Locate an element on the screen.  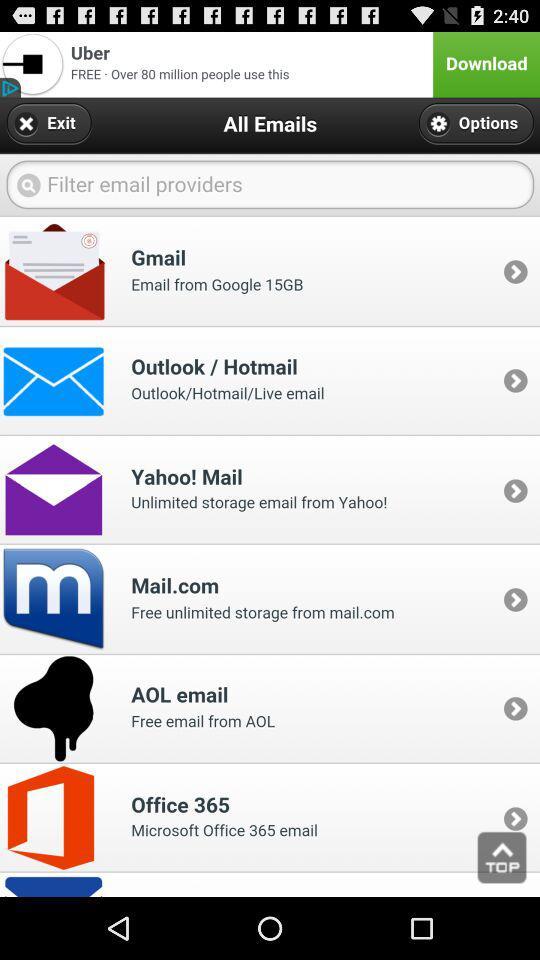
menu bar is located at coordinates (270, 64).